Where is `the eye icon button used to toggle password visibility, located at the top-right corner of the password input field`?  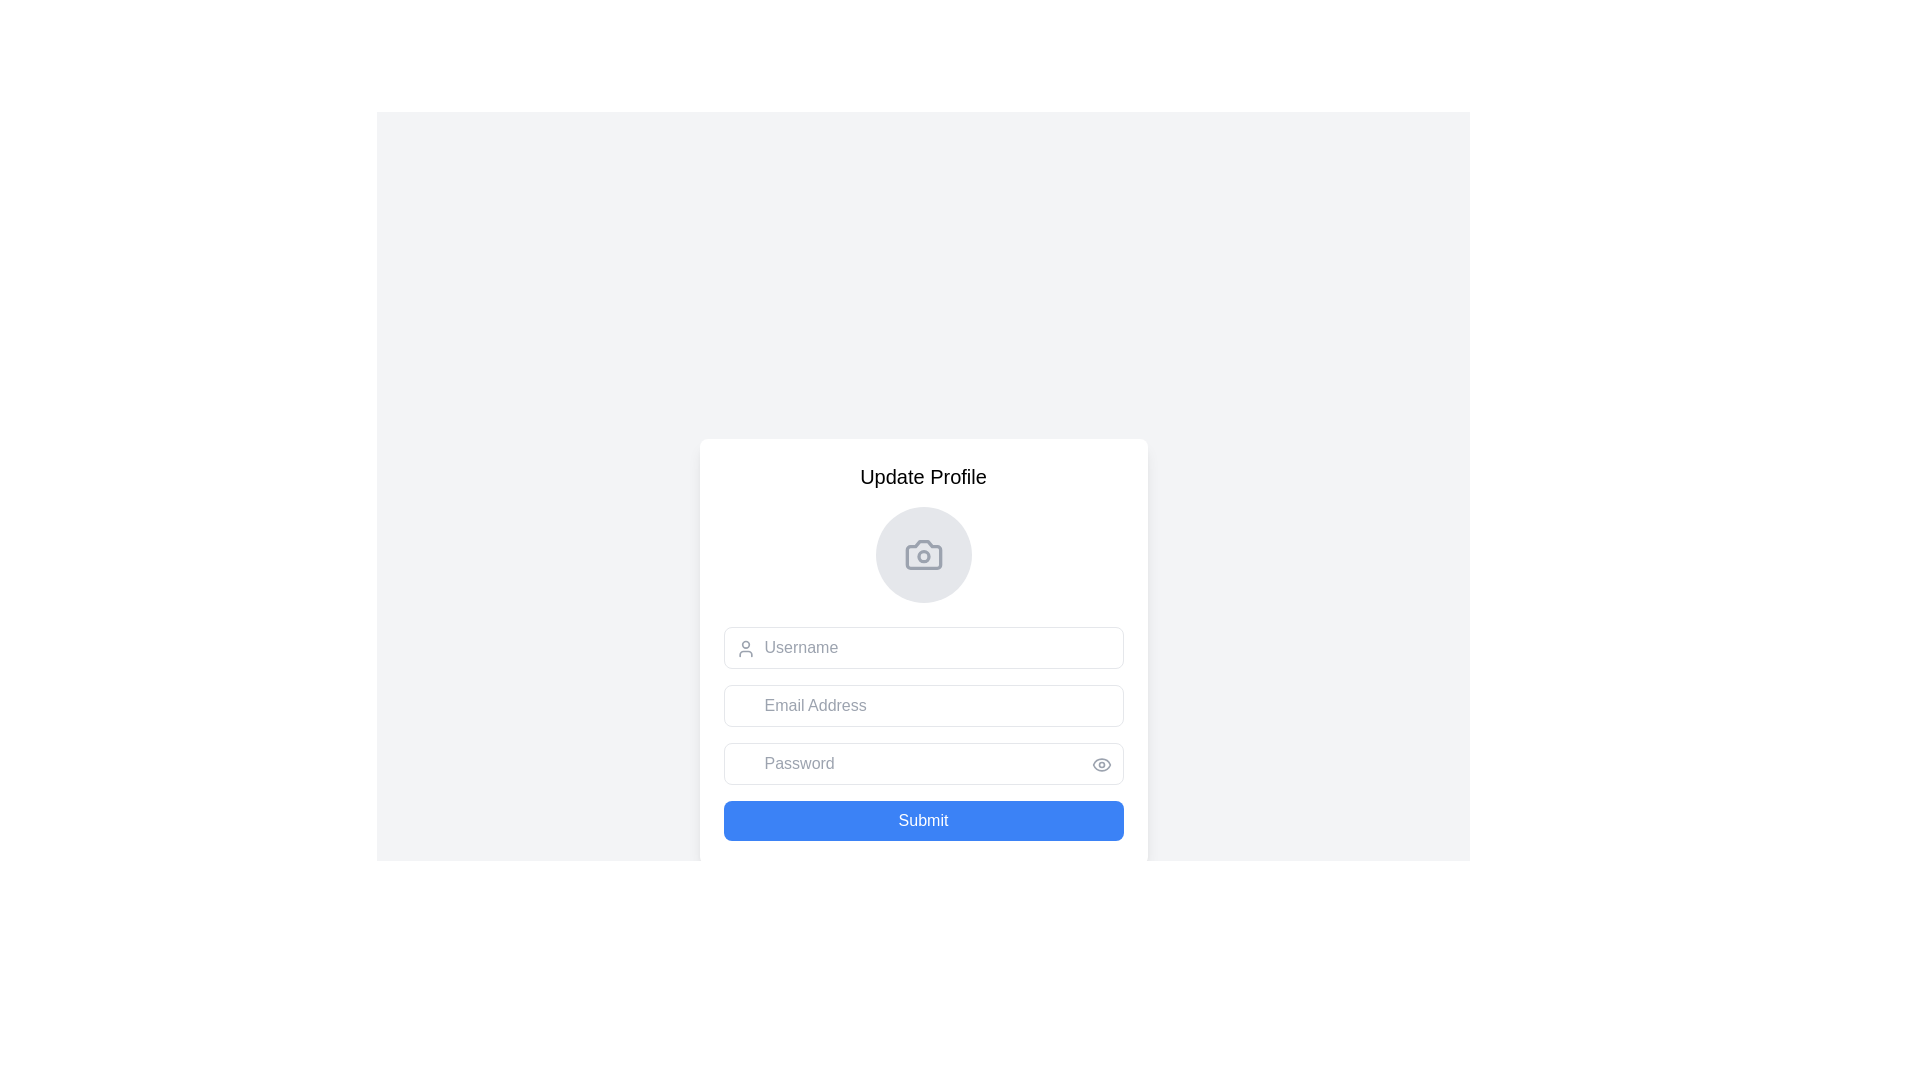 the eye icon button used to toggle password visibility, located at the top-right corner of the password input field is located at coordinates (1100, 764).